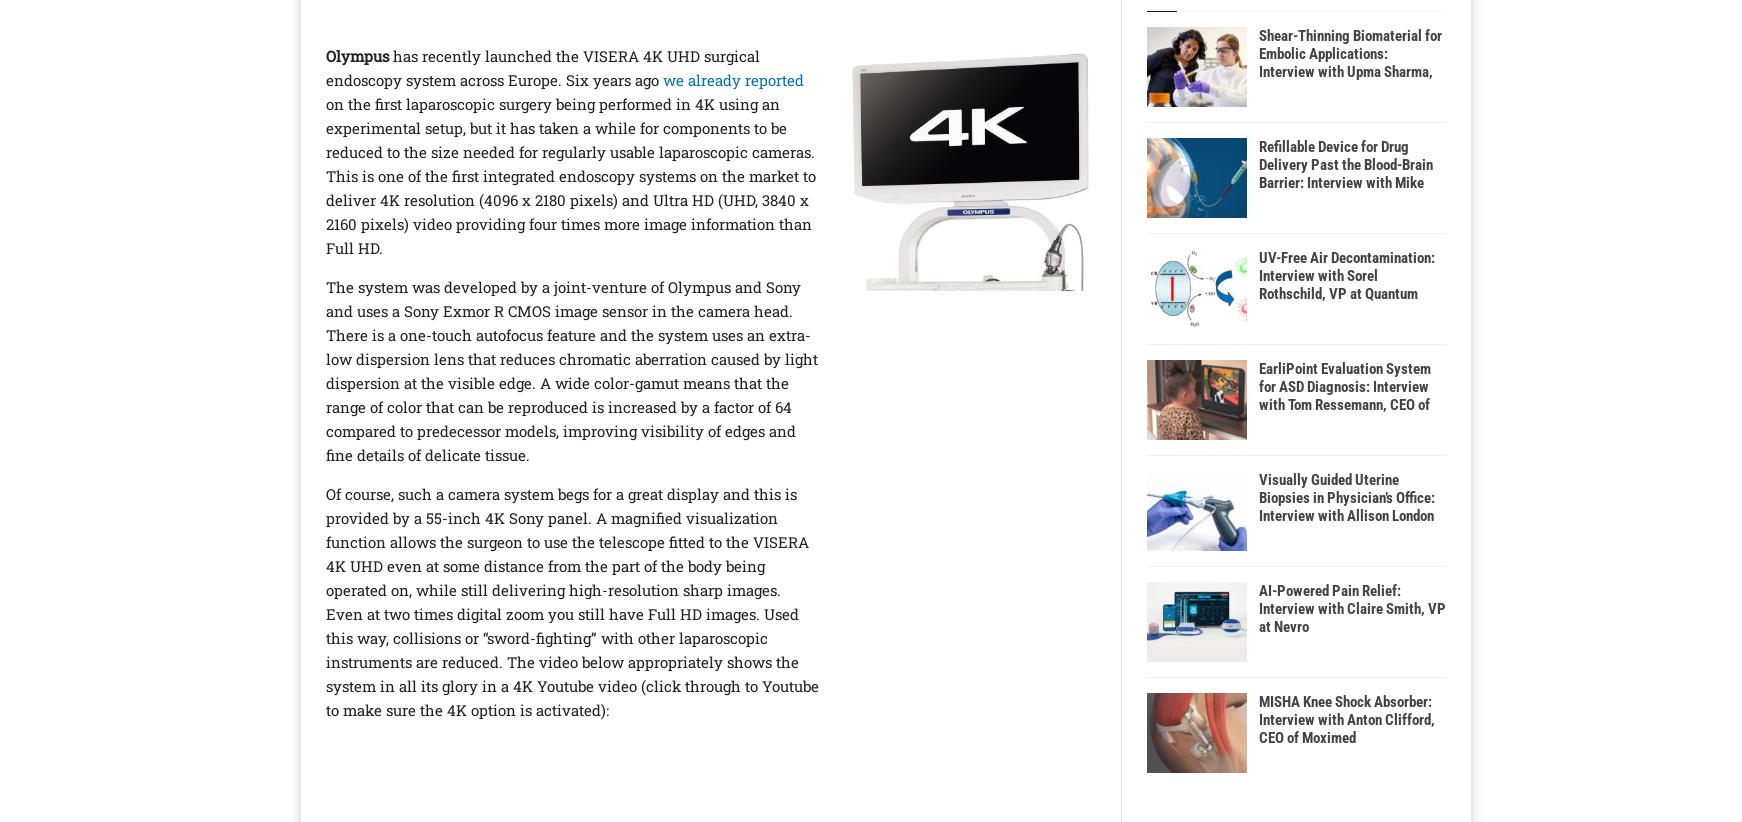 The height and width of the screenshot is (822, 1742). I want to click on 'EarliPoint Evaluation System for ASD Diagnosis: Interview with Tom Ressemann, CEO of EarliTec Dx', so click(1344, 396).